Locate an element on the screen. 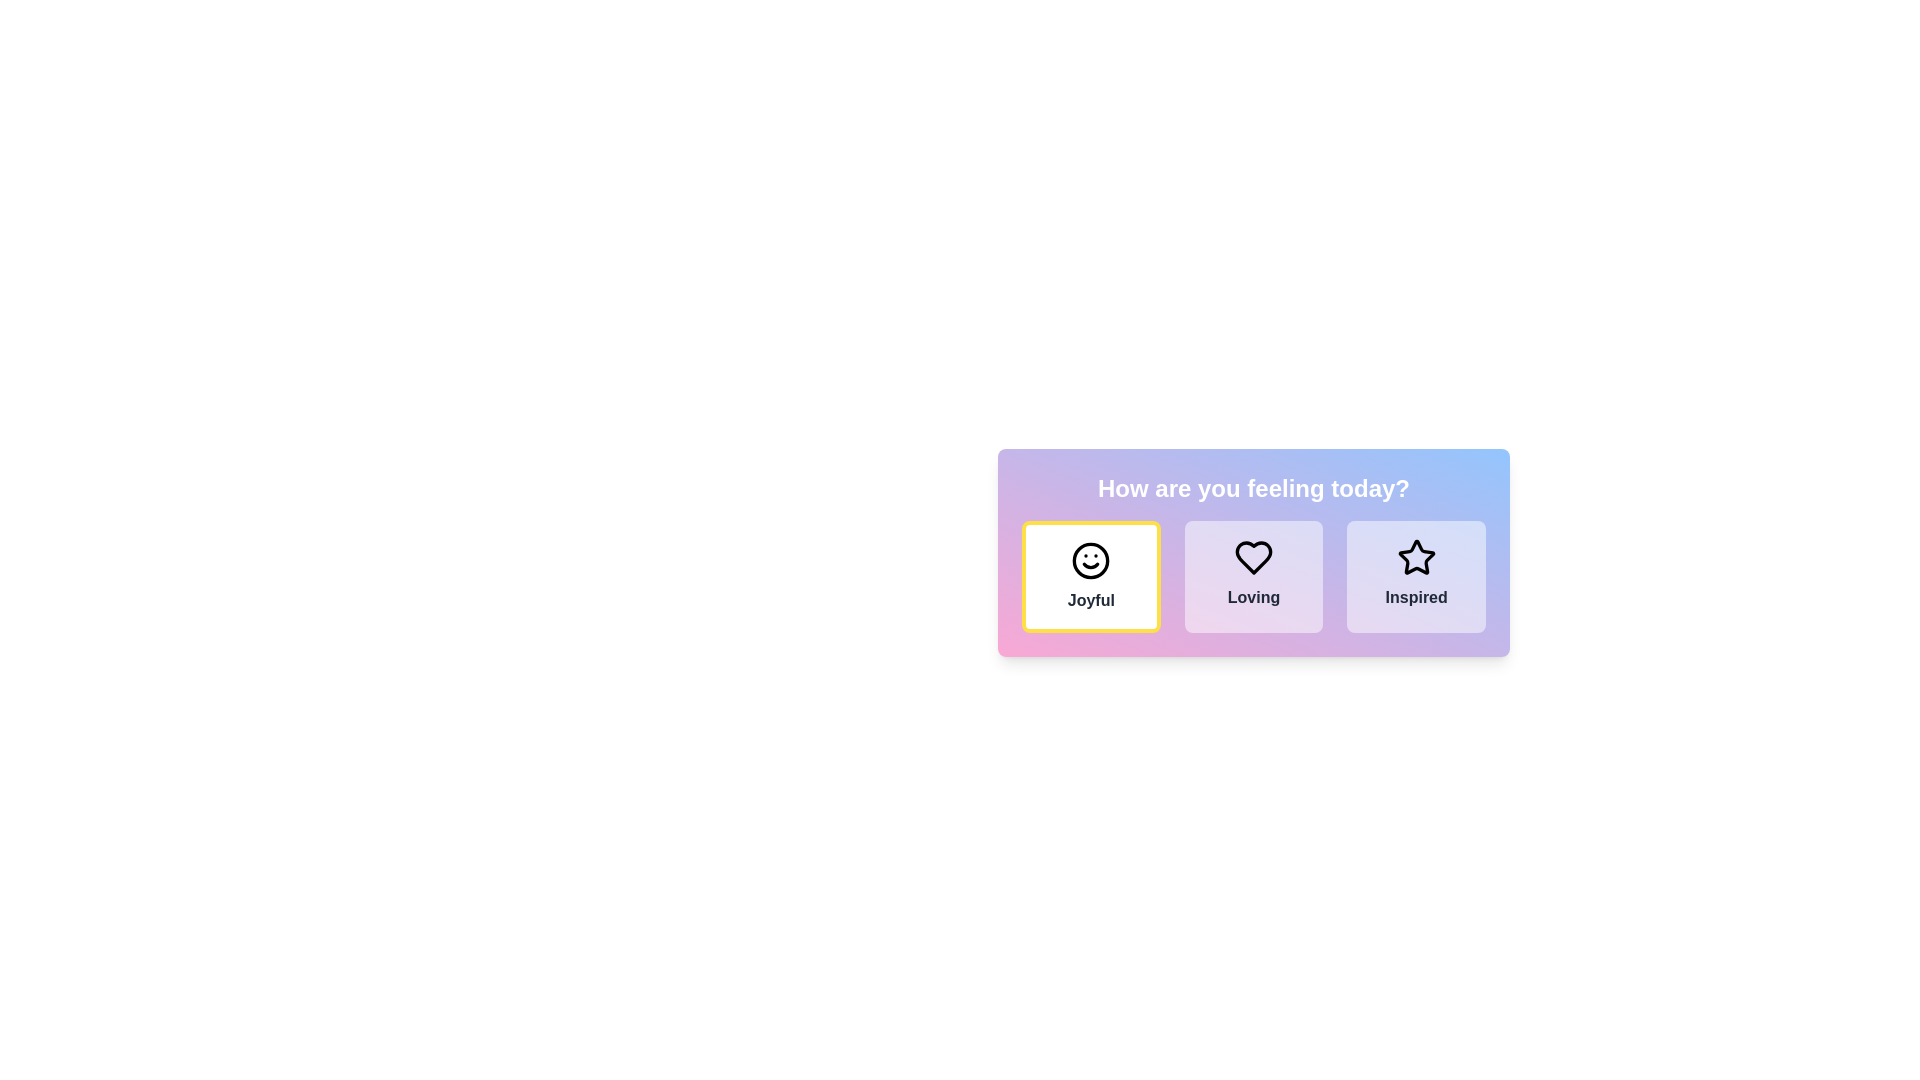 The height and width of the screenshot is (1080, 1920). the 'Inspired' selectable card, which is the third card in the set of three horizontally-aligned cards under the heading 'How are you feeling today?' is located at coordinates (1415, 577).